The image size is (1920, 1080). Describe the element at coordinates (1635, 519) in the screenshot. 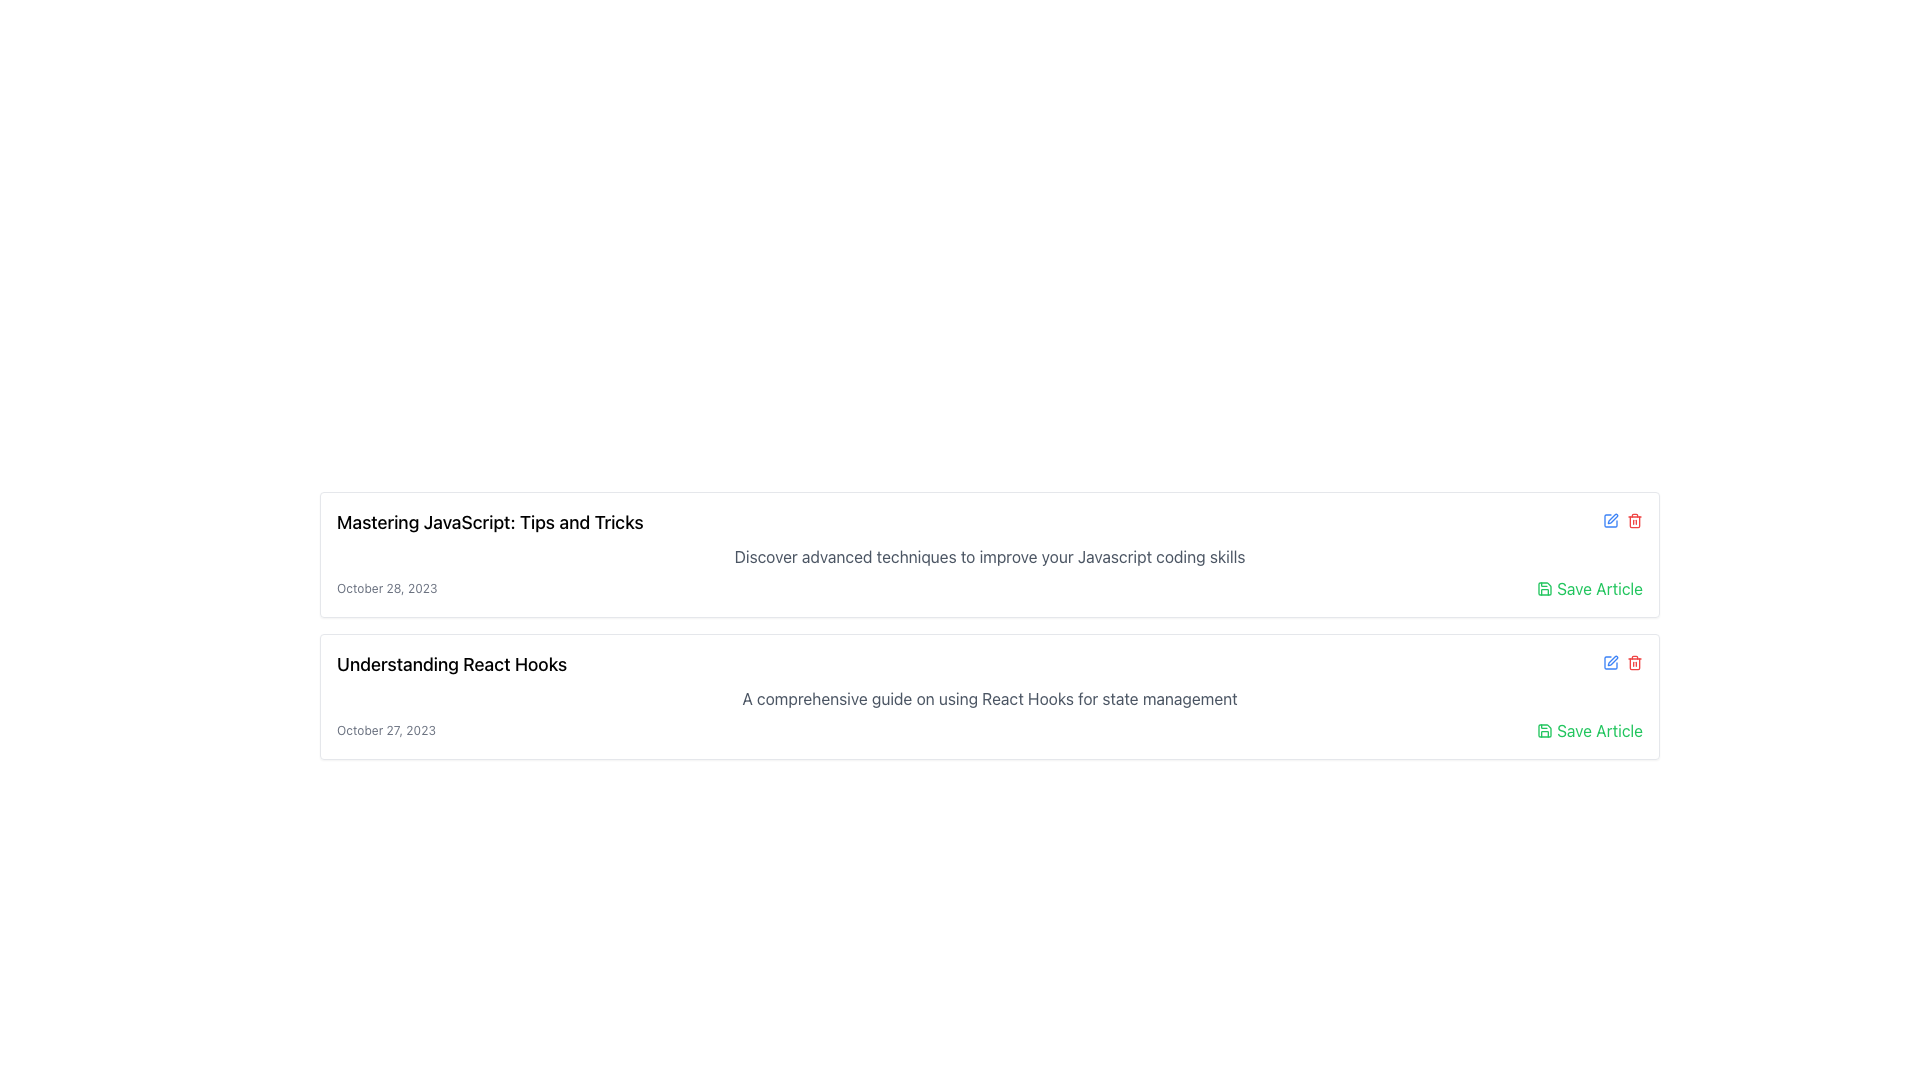

I see `the delete button located at the right end of the row containing the article 'Mastering JavaScript: Tips and Tricks'` at that location.